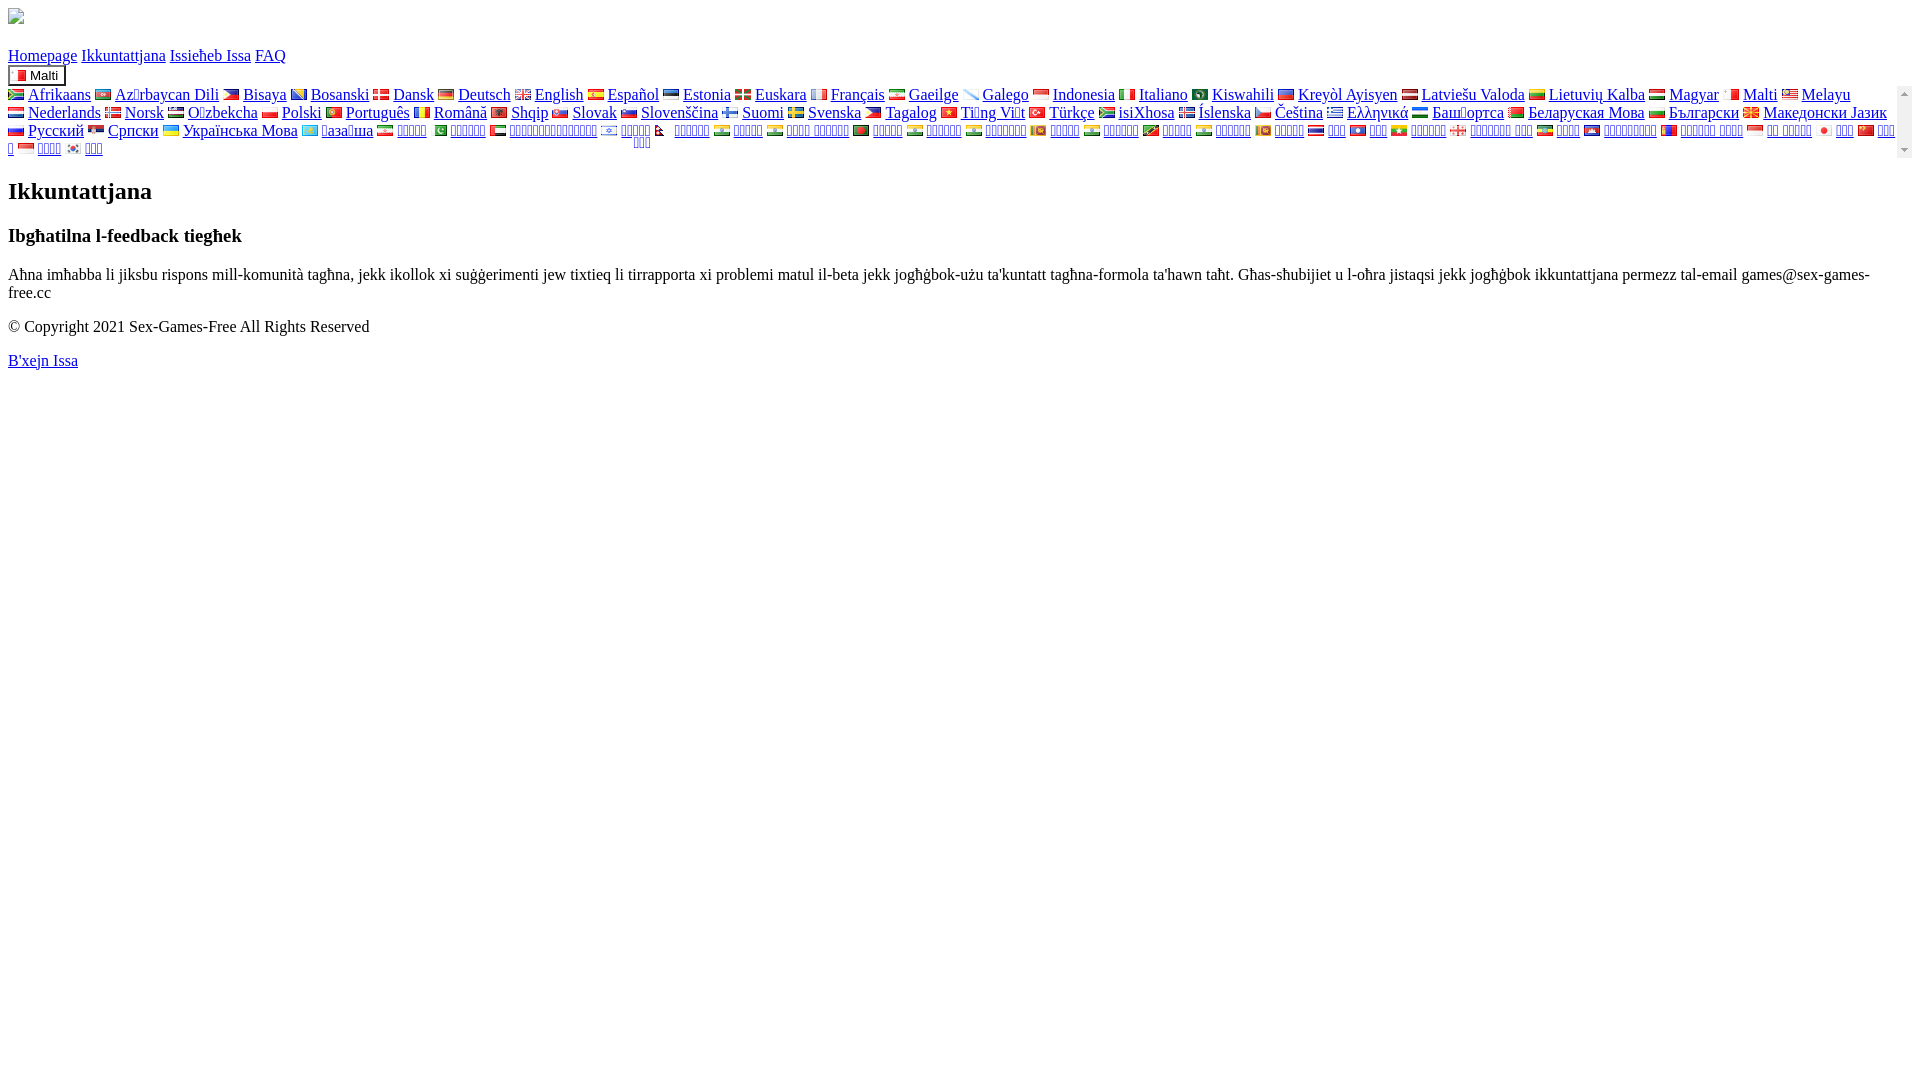 Image resolution: width=1920 pixels, height=1080 pixels. What do you see at coordinates (549, 94) in the screenshot?
I see `'English'` at bounding box center [549, 94].